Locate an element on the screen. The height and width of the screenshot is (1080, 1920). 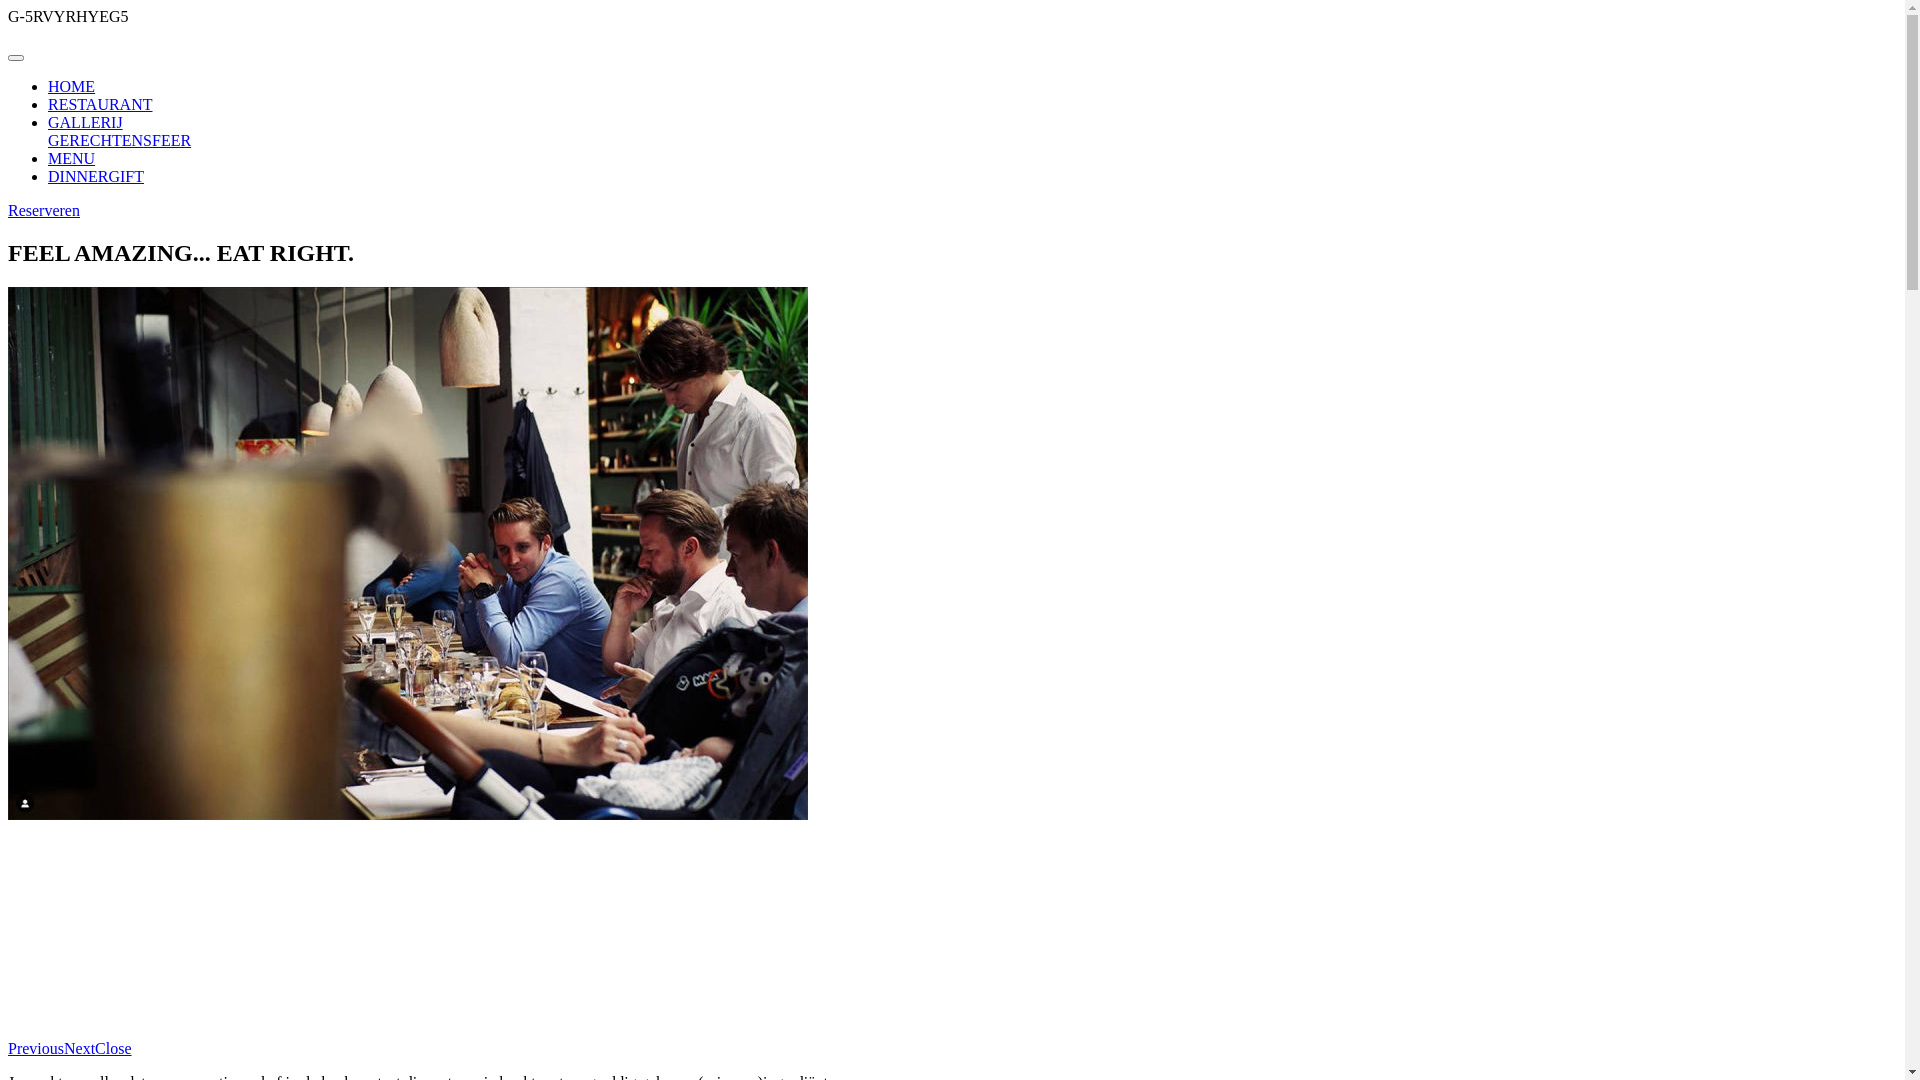
'MENU' is located at coordinates (71, 157).